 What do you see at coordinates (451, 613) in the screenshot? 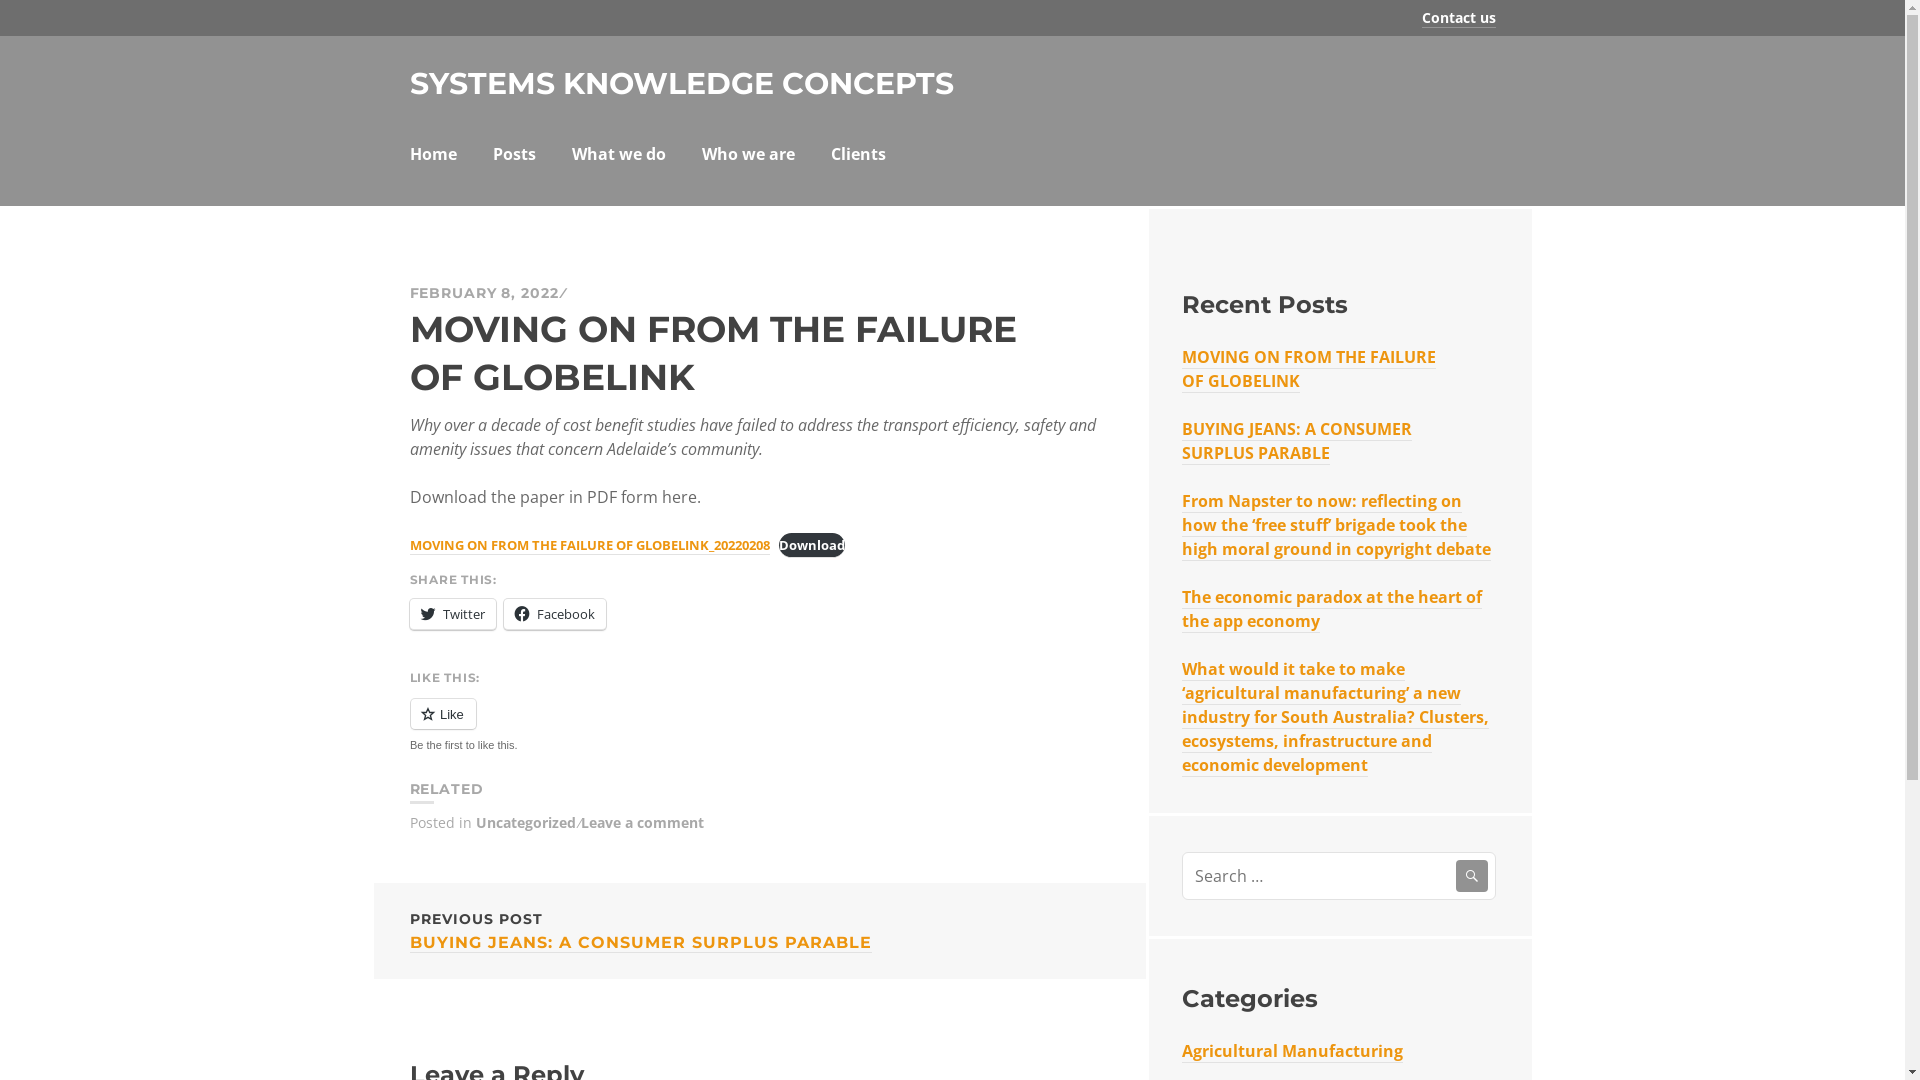
I see `'Twitter'` at bounding box center [451, 613].